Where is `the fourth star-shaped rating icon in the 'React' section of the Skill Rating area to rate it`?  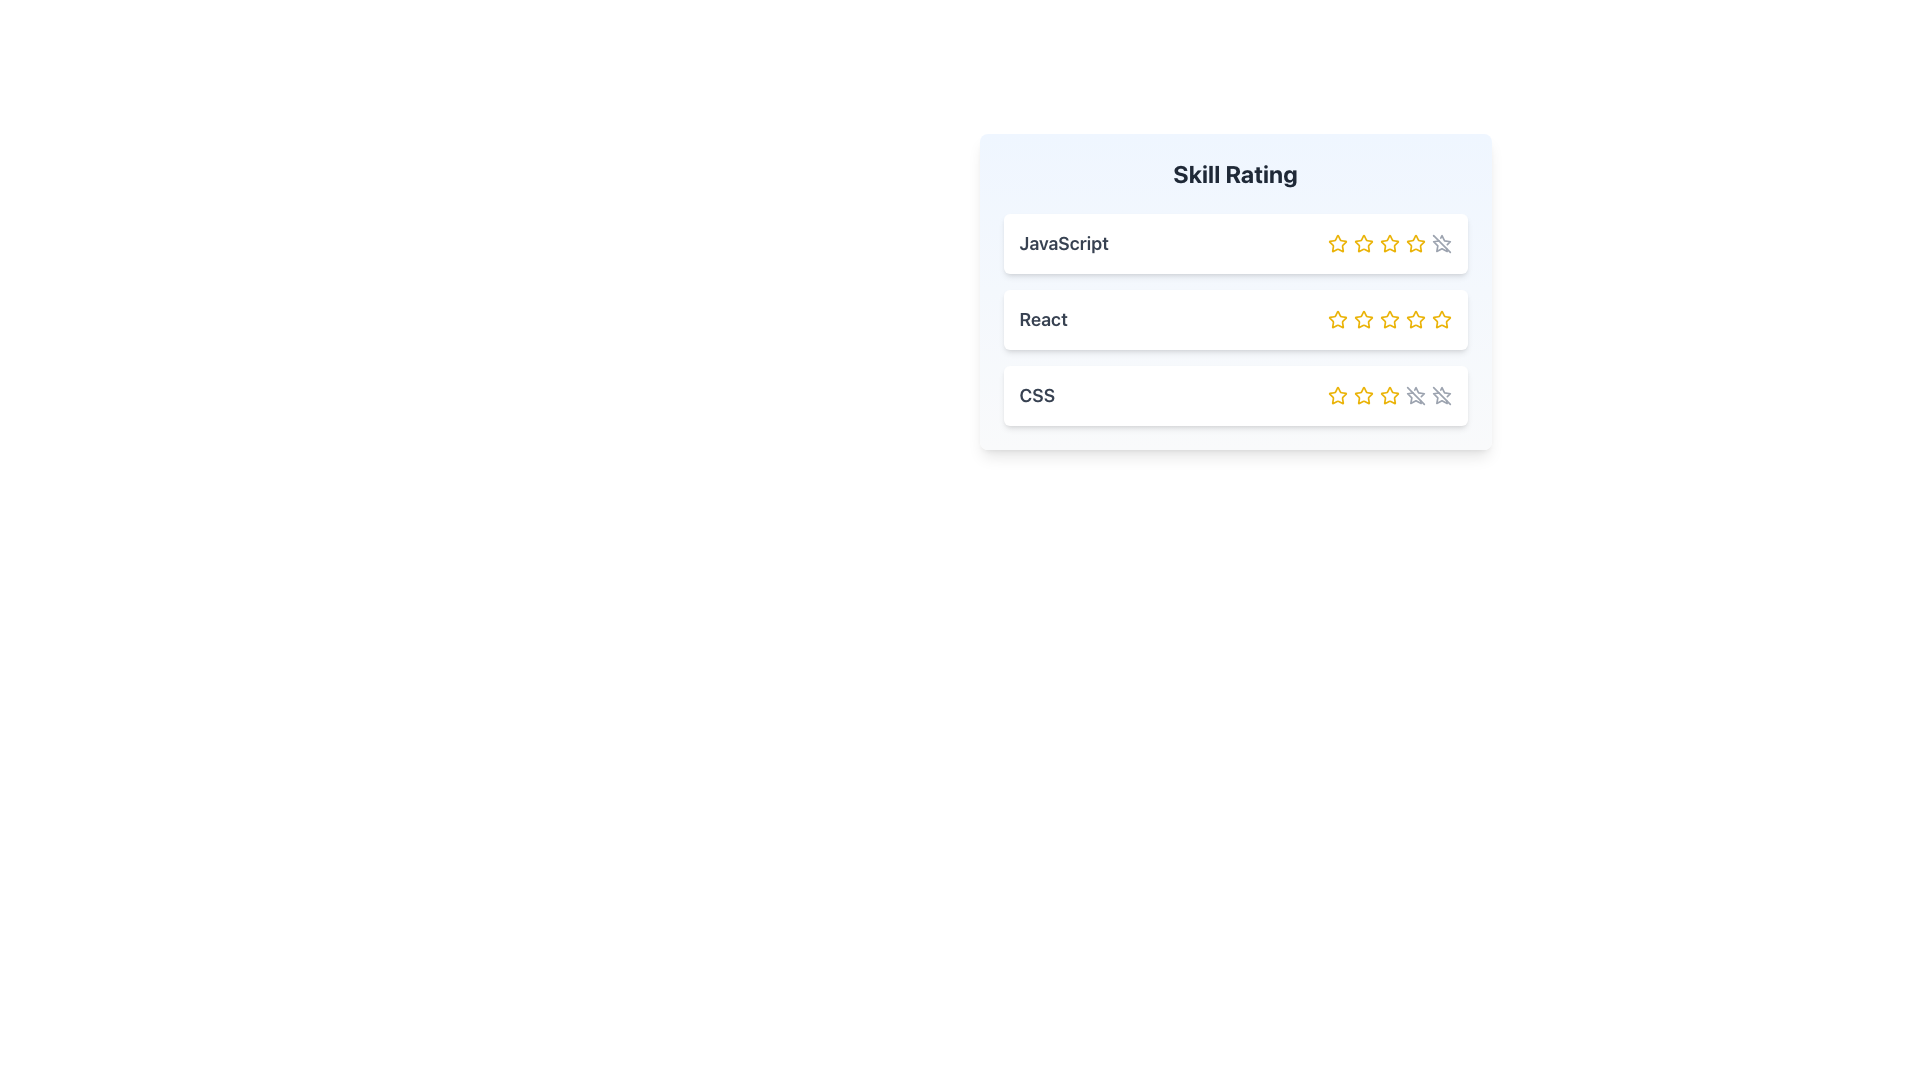
the fourth star-shaped rating icon in the 'React' section of the Skill Rating area to rate it is located at coordinates (1388, 319).